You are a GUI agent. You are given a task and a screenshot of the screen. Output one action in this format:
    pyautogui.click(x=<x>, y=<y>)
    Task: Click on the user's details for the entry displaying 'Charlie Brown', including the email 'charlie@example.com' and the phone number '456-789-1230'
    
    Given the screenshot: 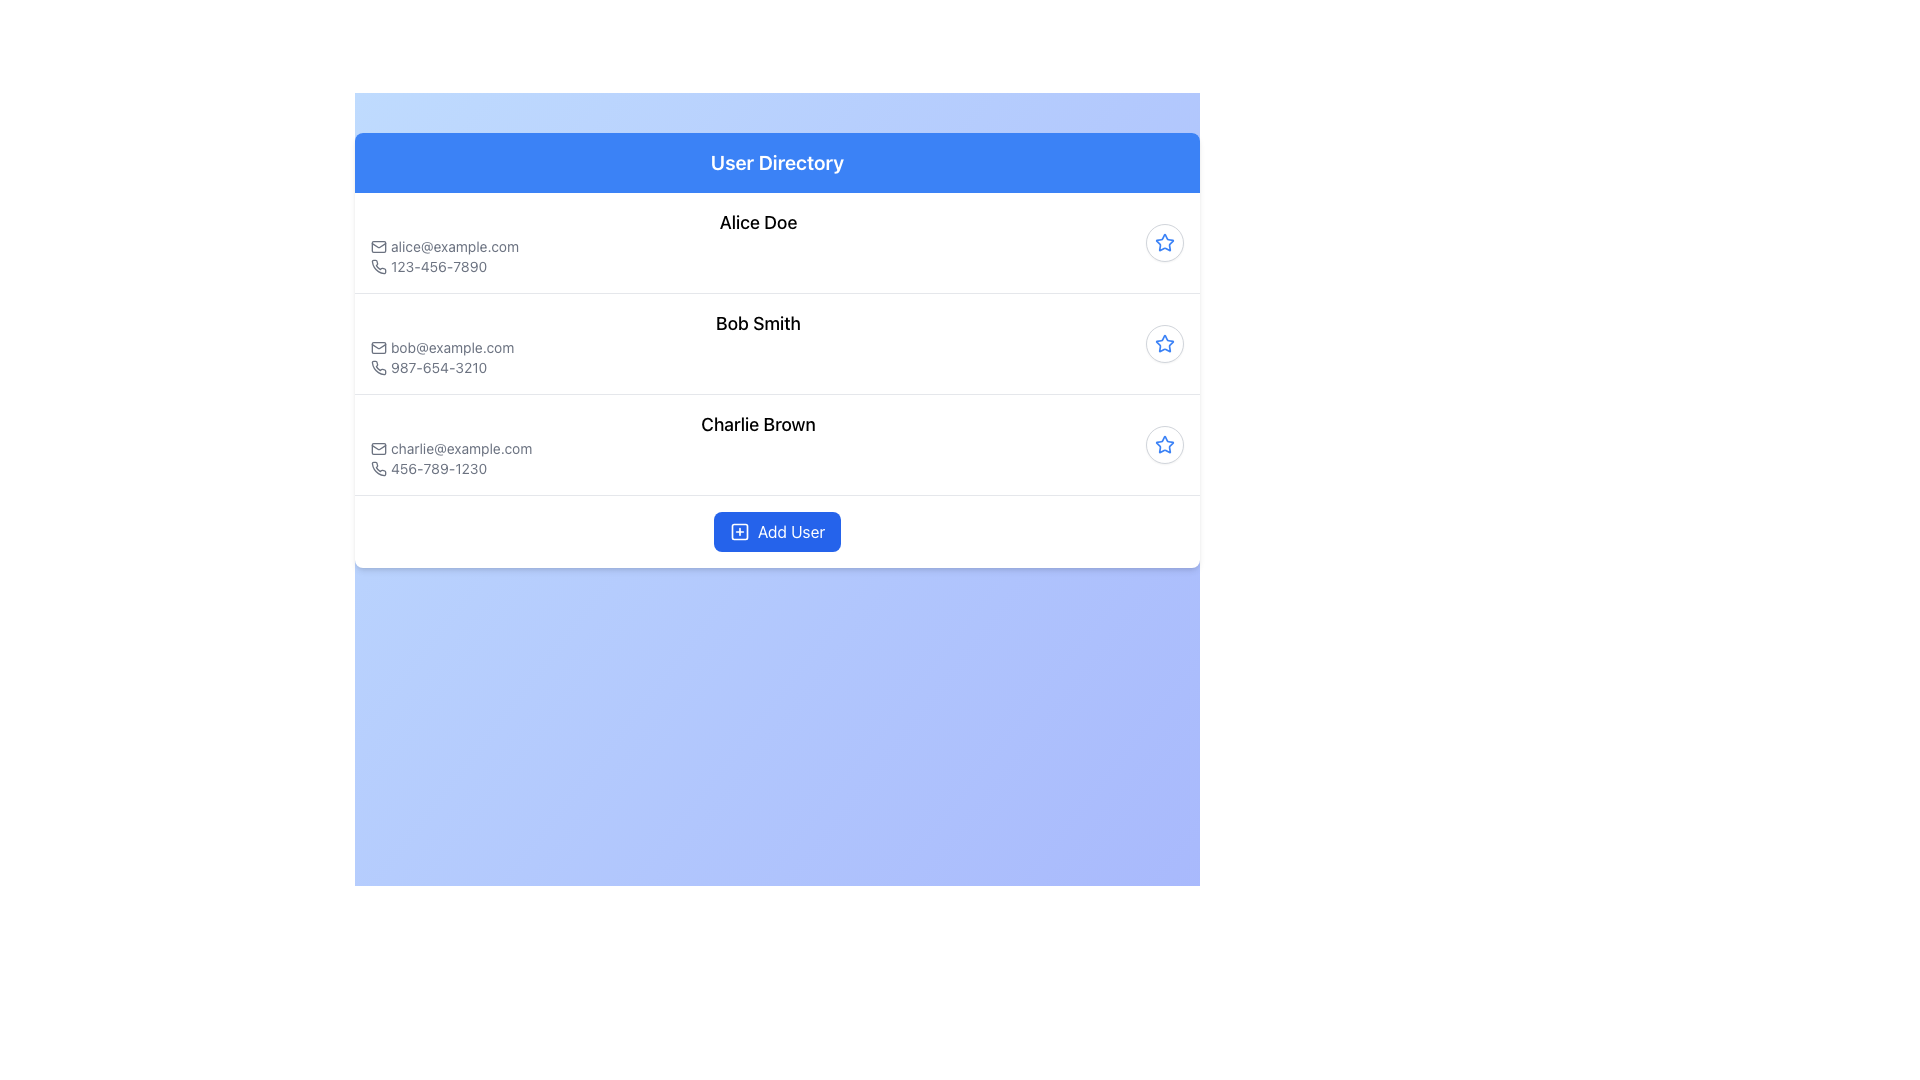 What is the action you would take?
    pyautogui.click(x=776, y=444)
    